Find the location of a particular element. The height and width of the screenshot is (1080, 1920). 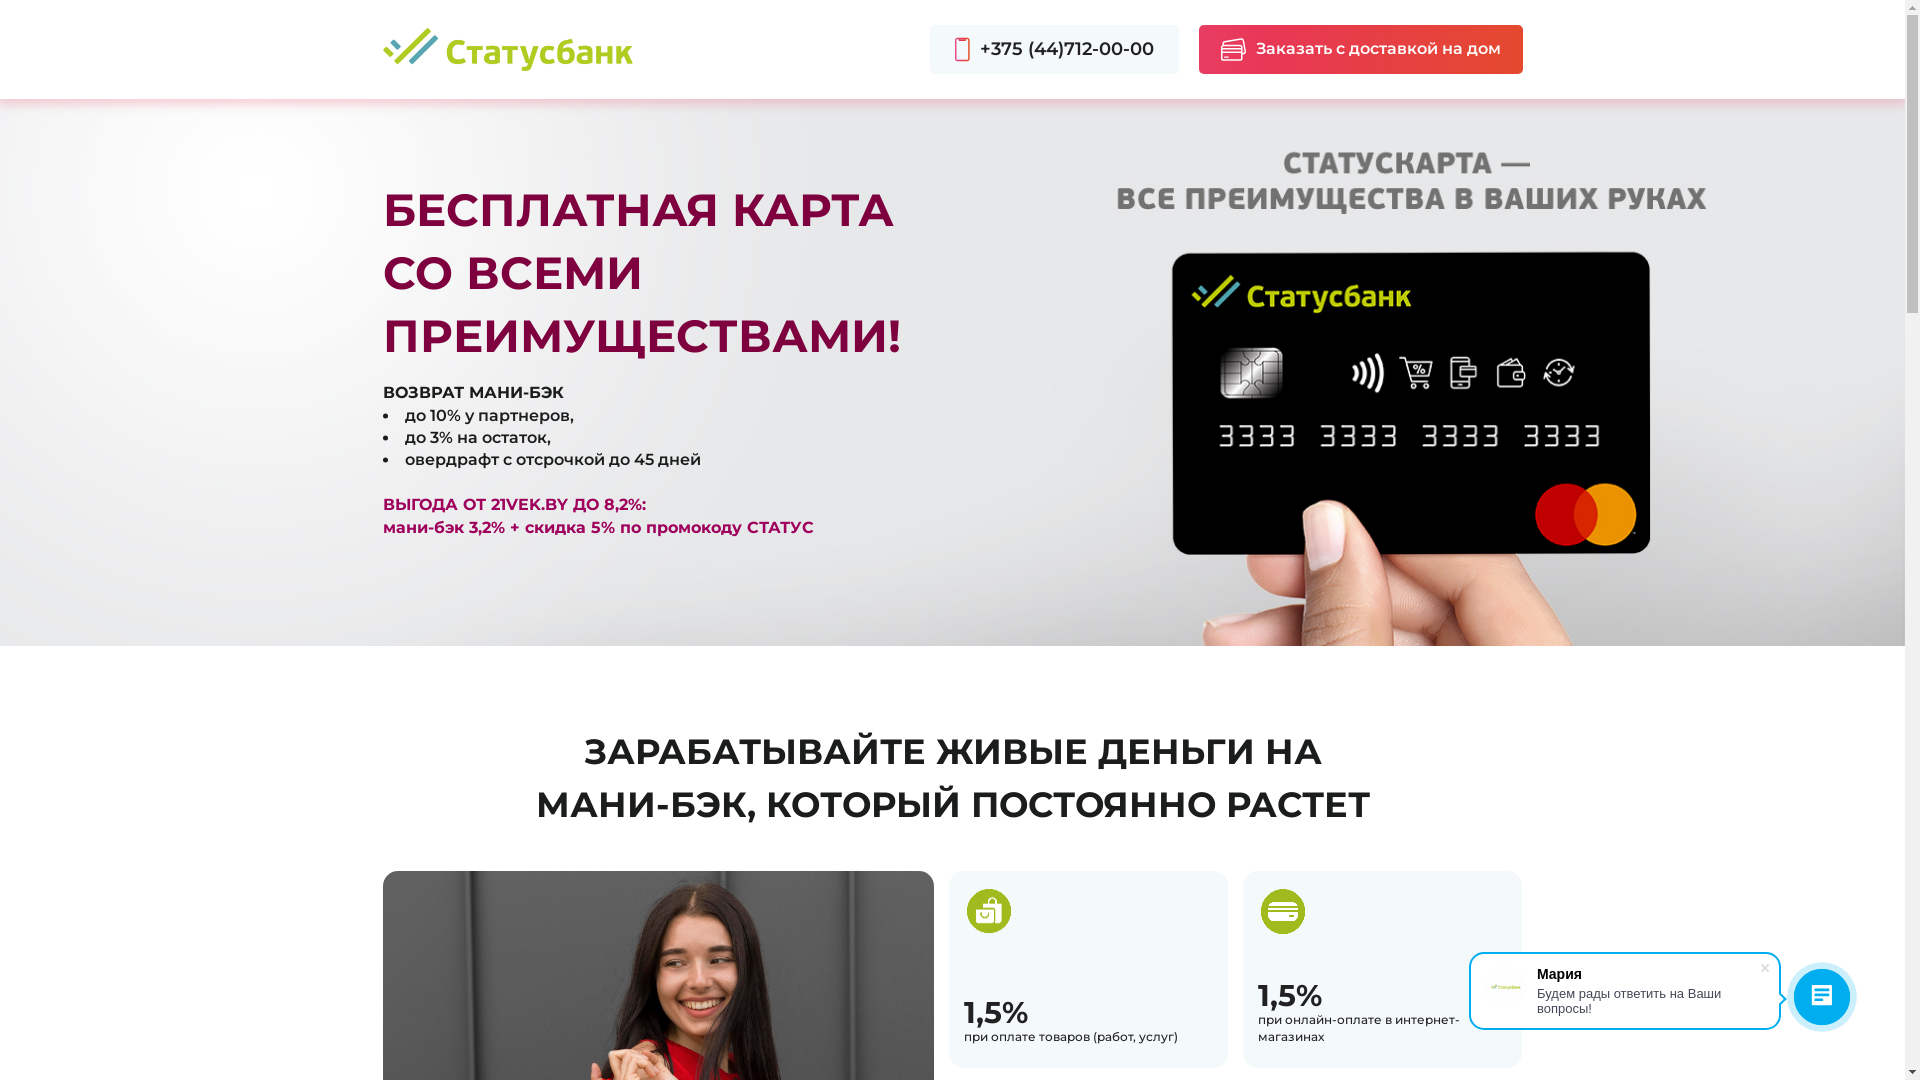

'+375 (44)712-00-00' is located at coordinates (1053, 48).